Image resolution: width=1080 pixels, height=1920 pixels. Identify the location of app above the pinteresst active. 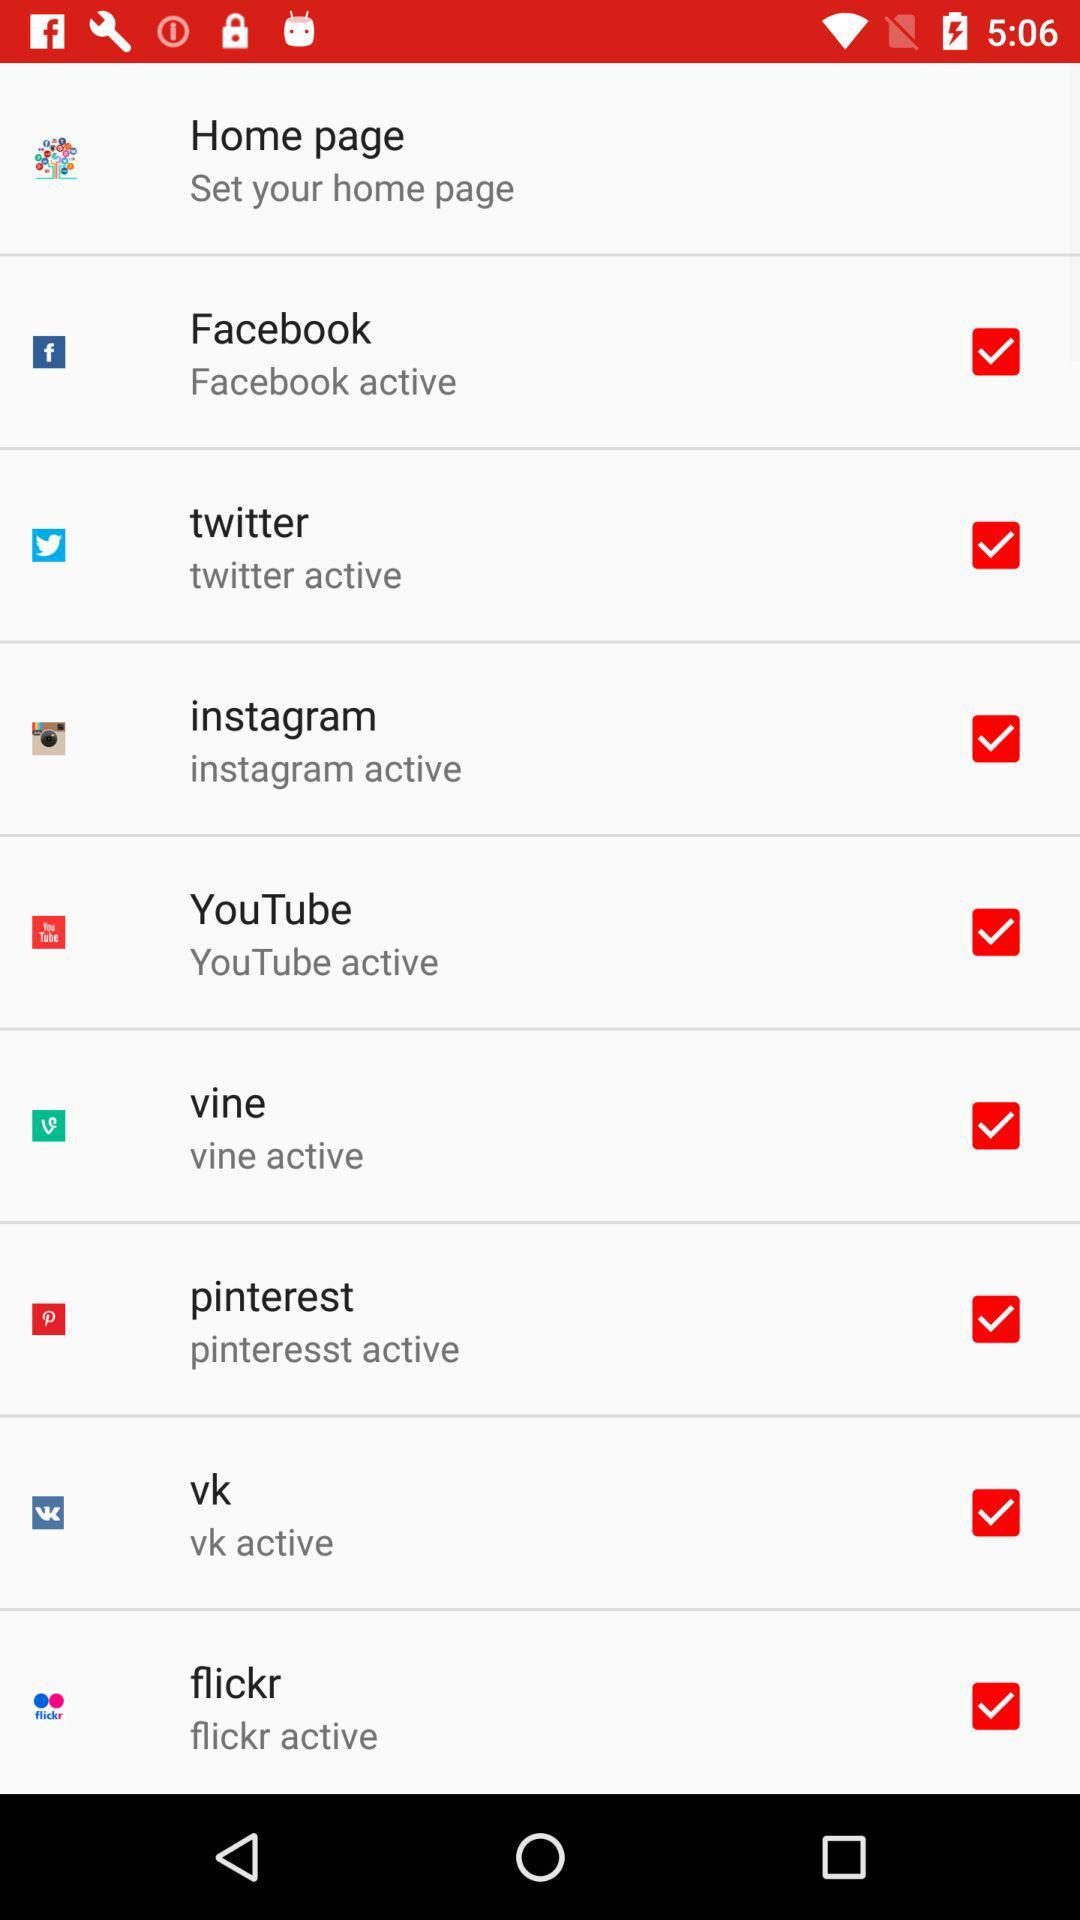
(271, 1294).